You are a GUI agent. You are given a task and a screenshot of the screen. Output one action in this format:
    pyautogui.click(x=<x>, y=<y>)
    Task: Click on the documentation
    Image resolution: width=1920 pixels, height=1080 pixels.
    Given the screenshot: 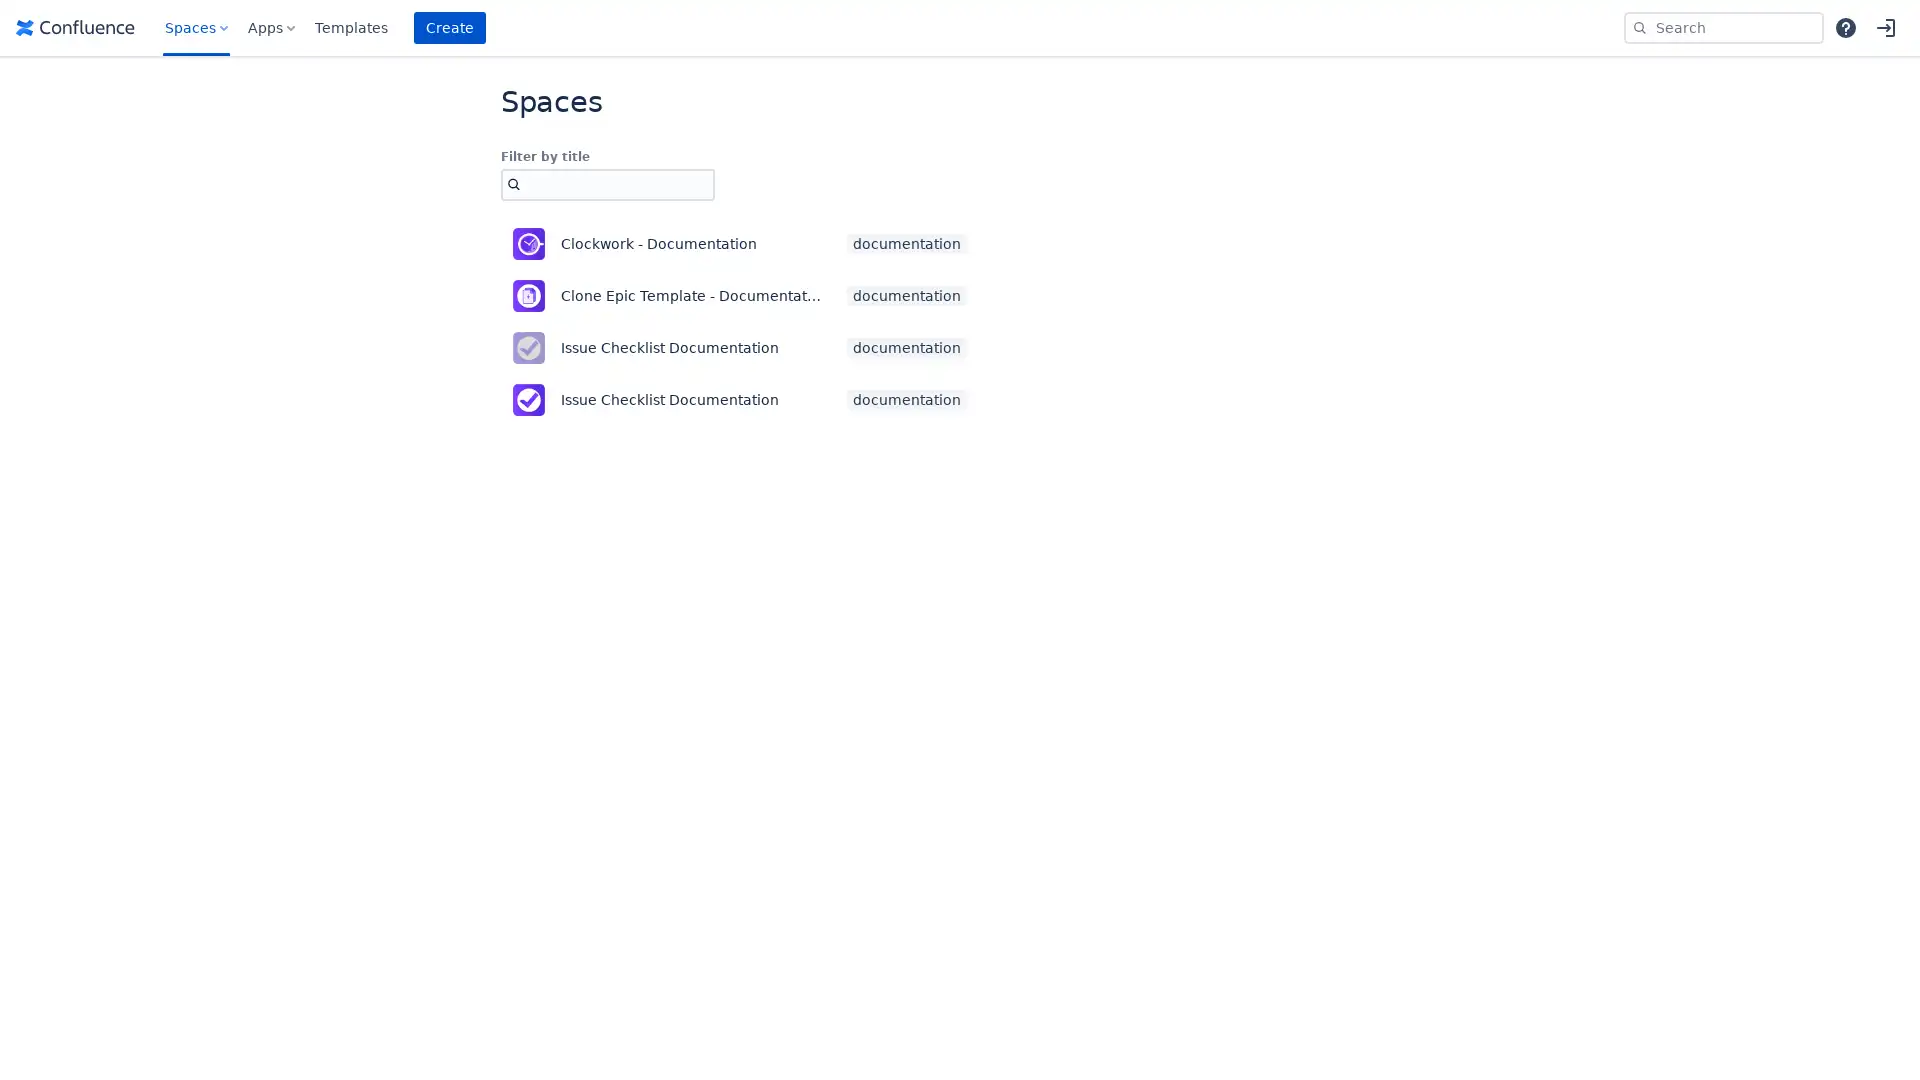 What is the action you would take?
    pyautogui.click(x=906, y=346)
    